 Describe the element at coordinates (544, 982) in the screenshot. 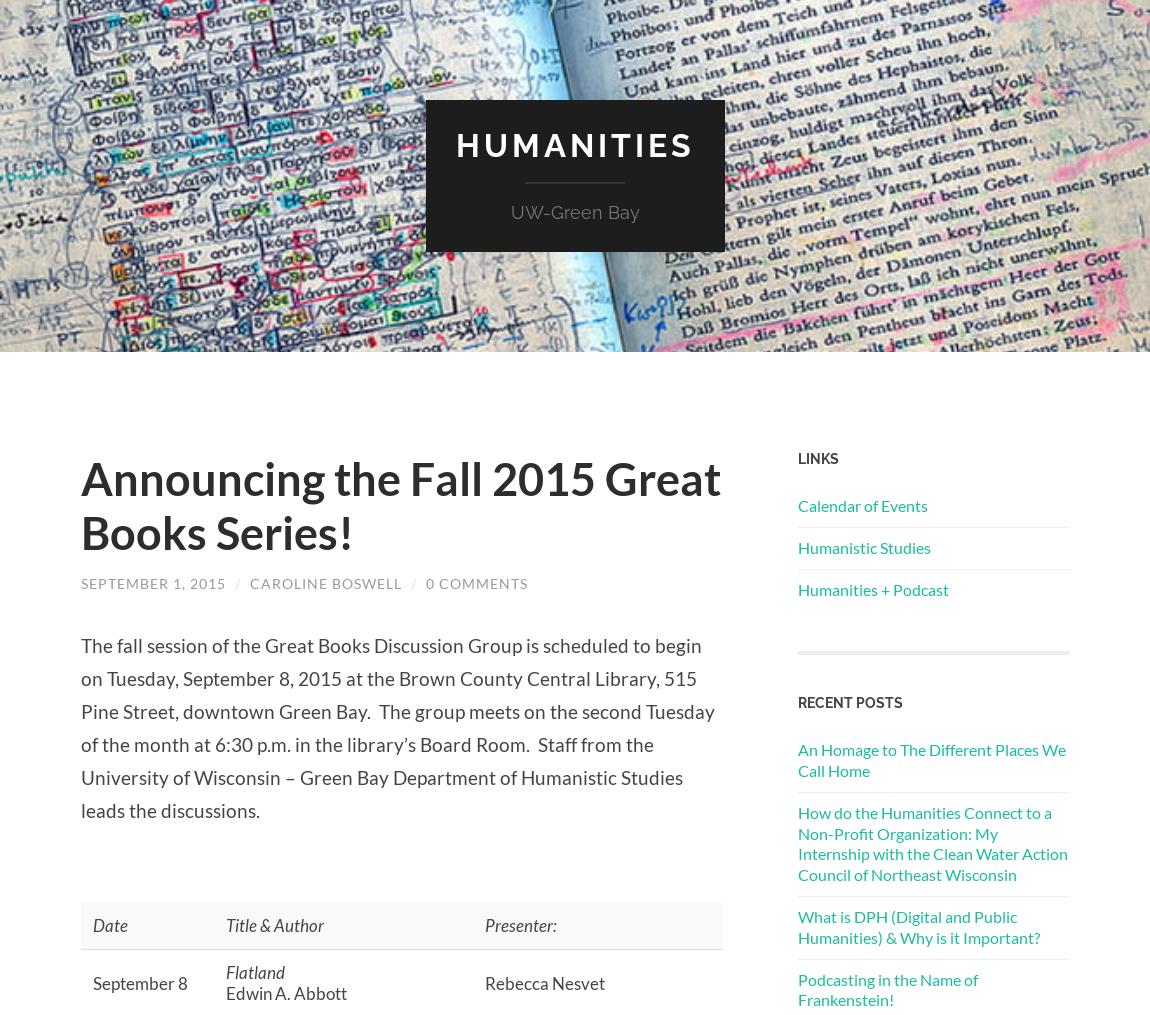

I see `'Rebecca Nesvet'` at that location.